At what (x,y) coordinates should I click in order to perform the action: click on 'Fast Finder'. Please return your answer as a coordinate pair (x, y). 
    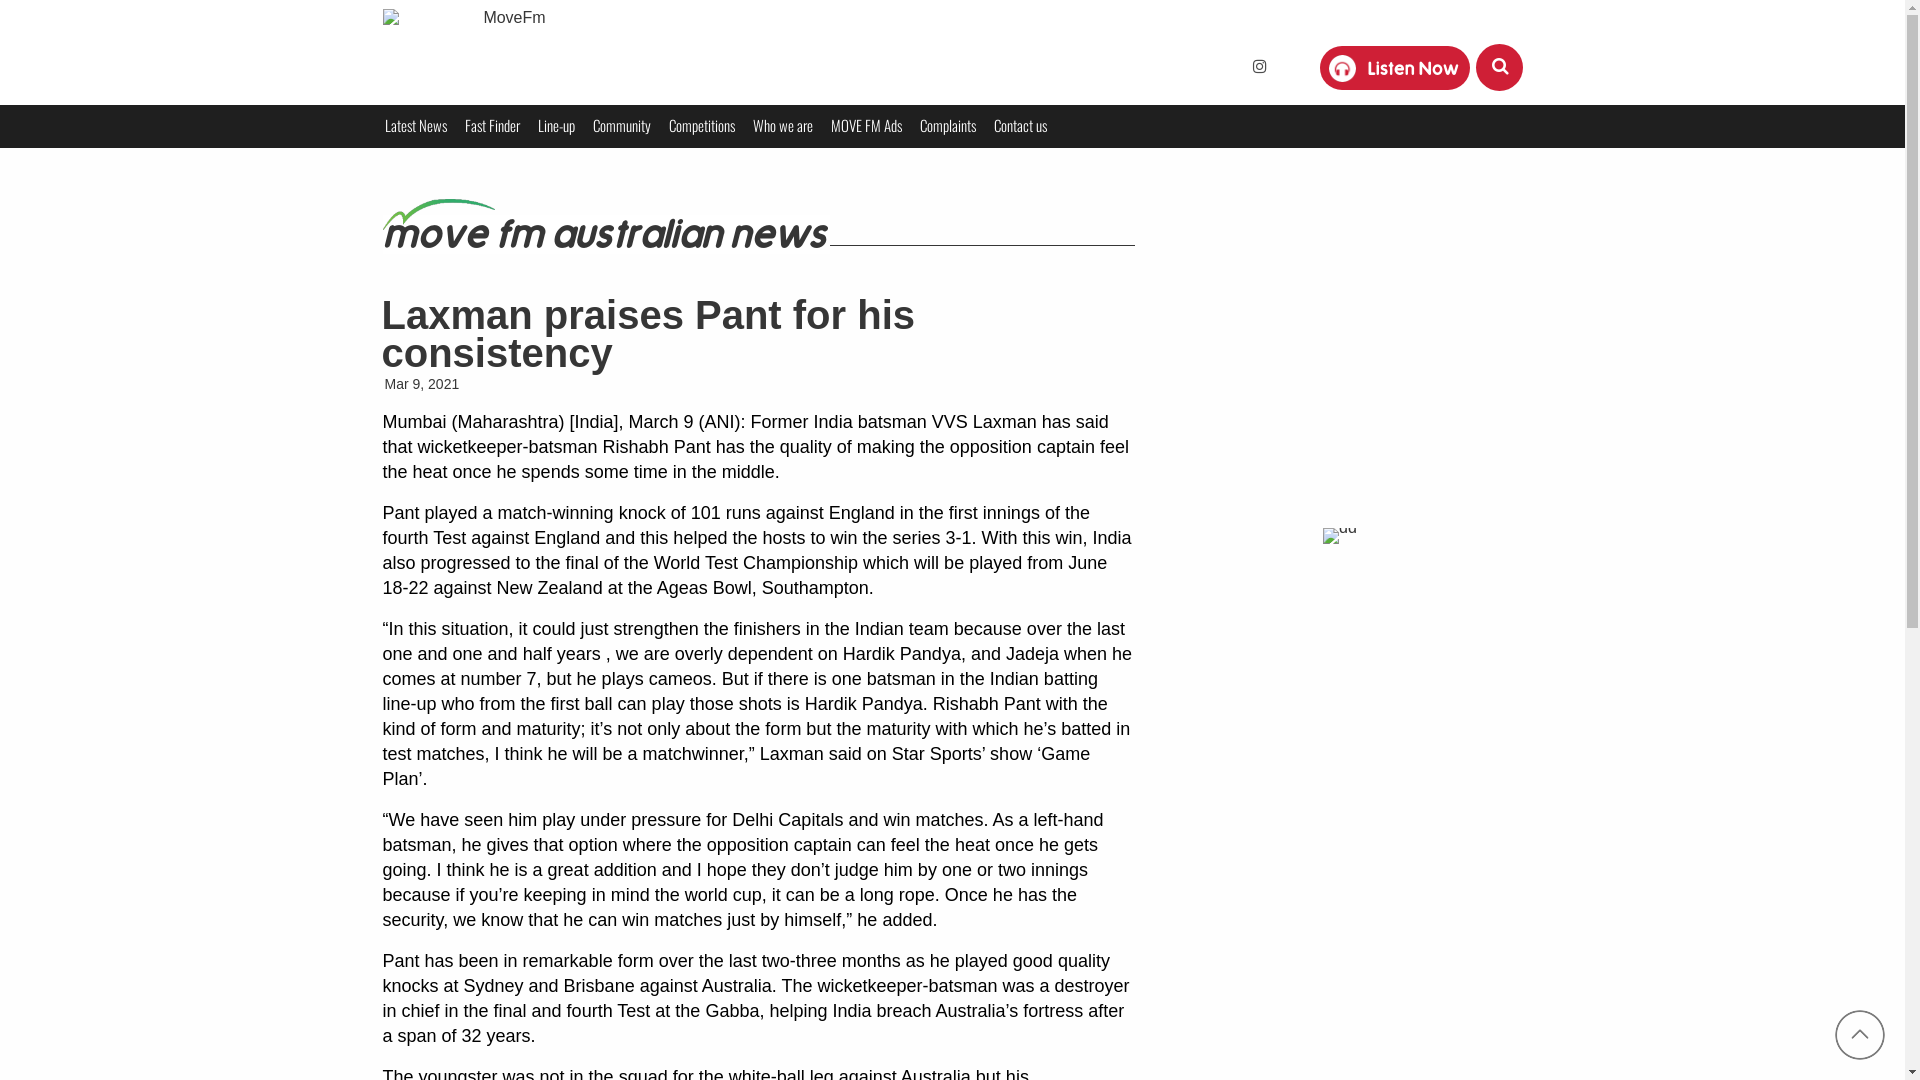
    Looking at the image, I should click on (455, 126).